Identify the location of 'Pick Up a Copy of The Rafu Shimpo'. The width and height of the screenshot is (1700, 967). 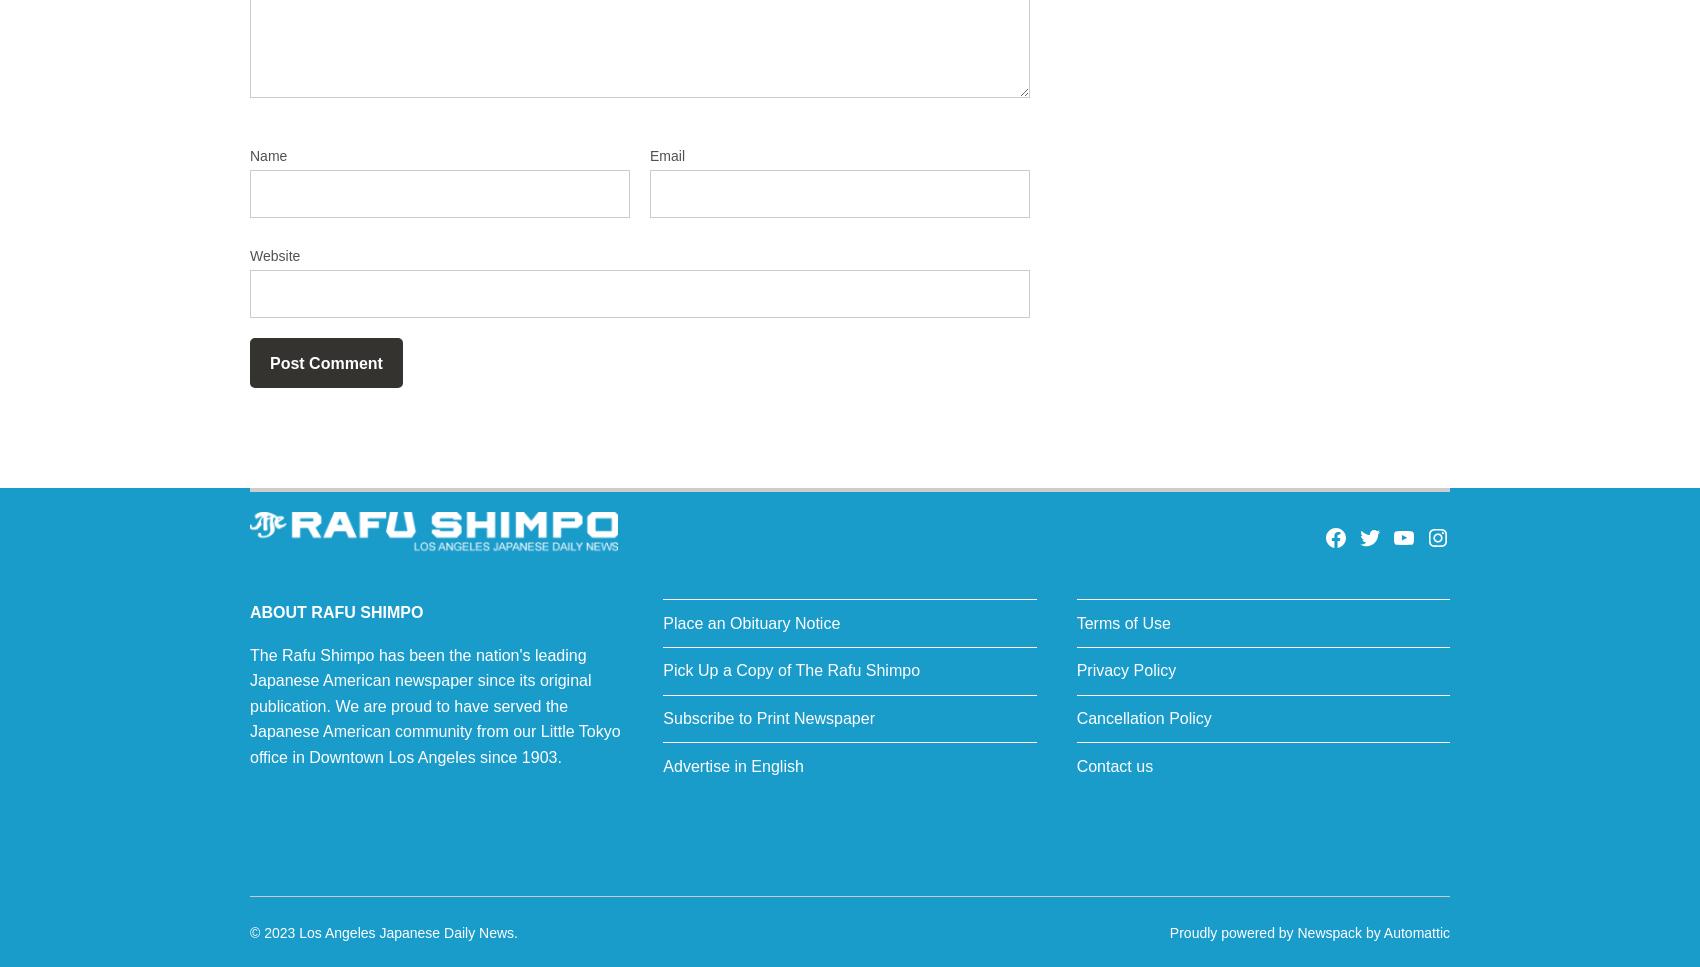
(790, 670).